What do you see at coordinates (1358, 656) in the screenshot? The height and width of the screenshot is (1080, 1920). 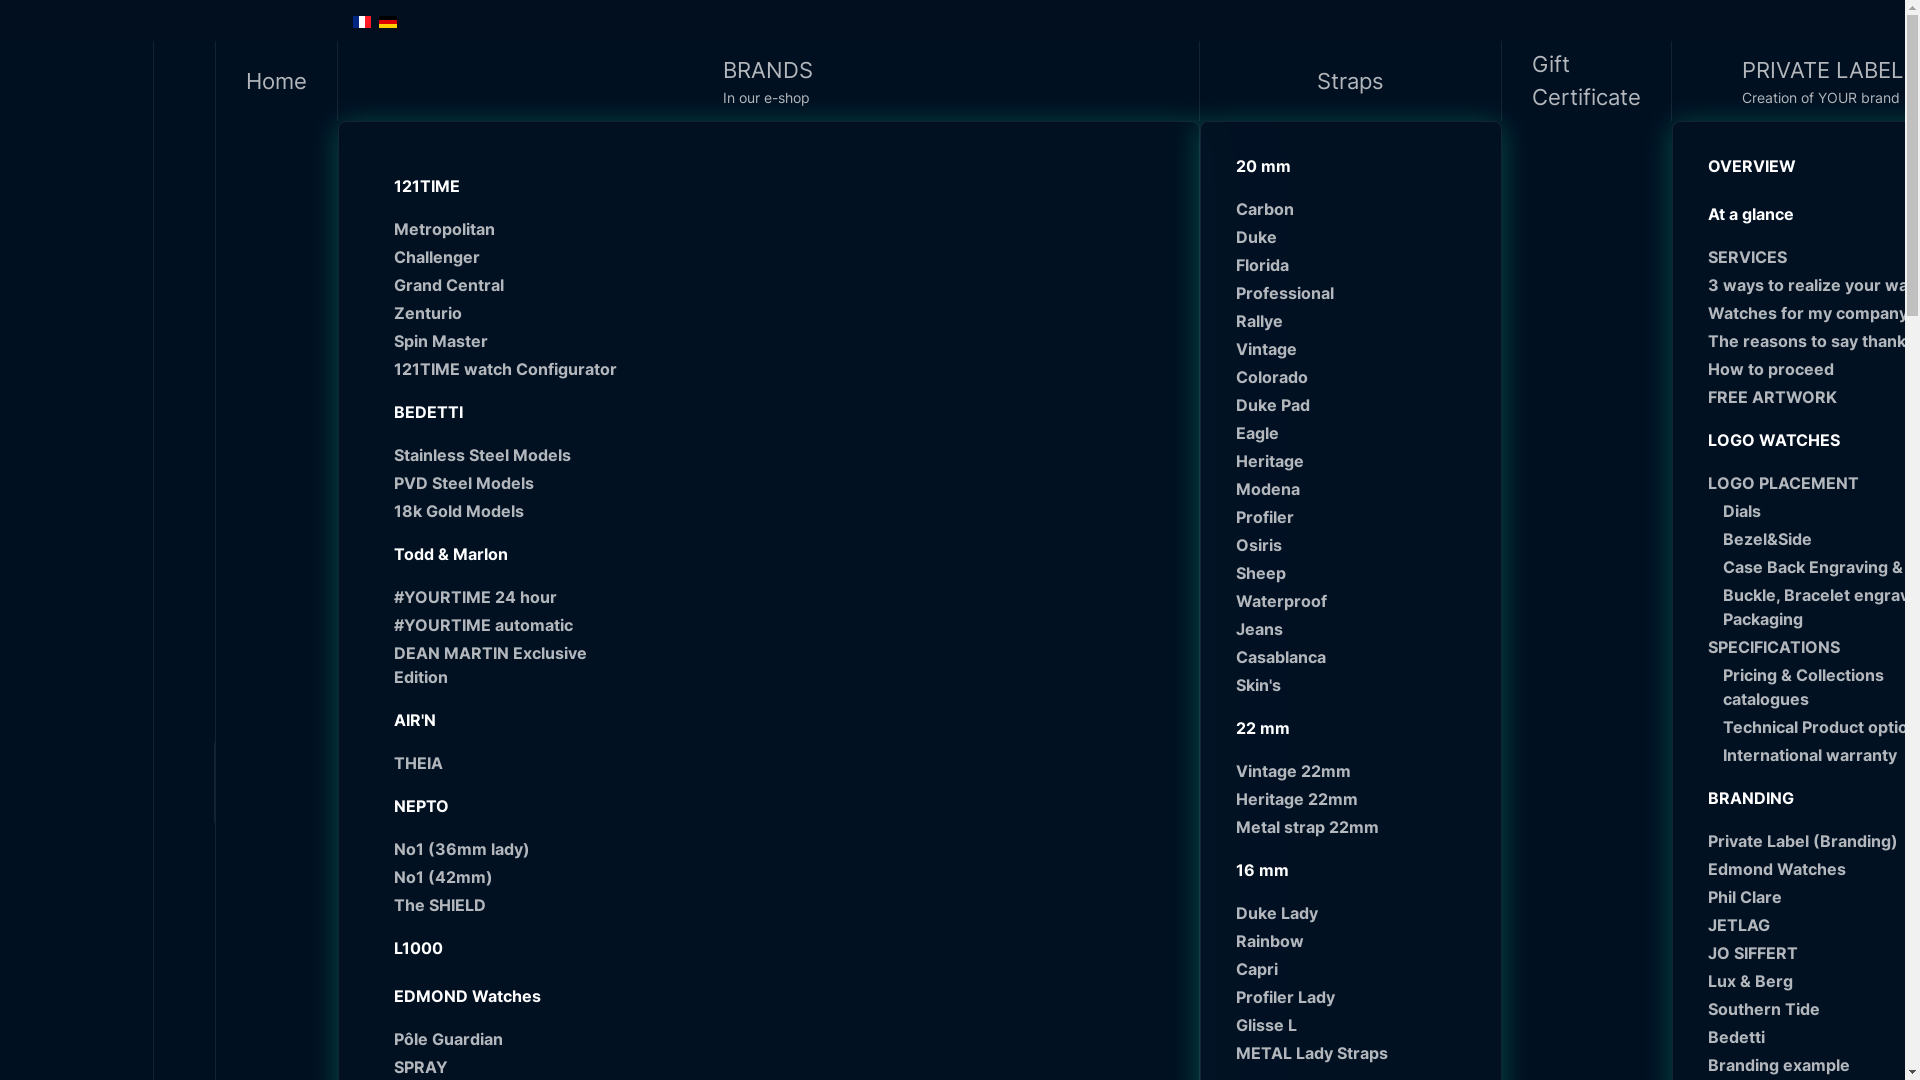 I see `'Casablanca'` at bounding box center [1358, 656].